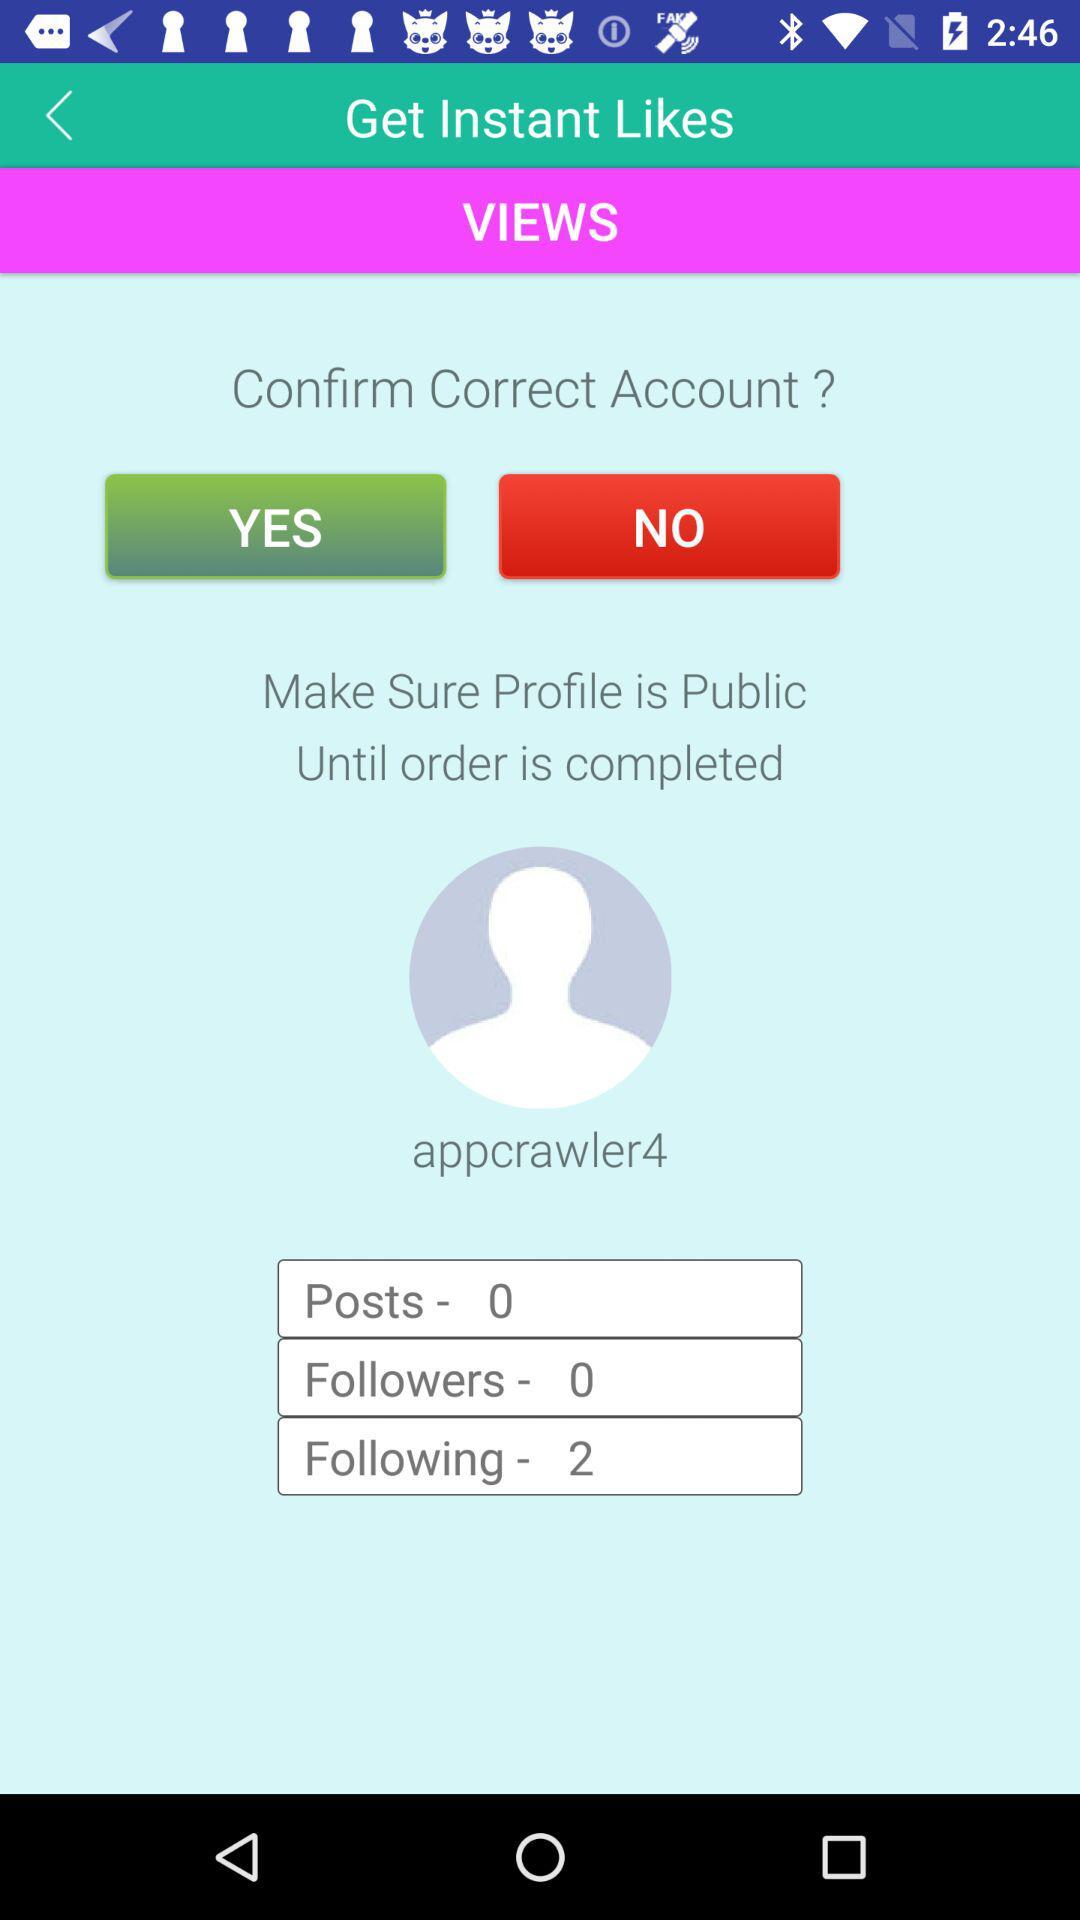  I want to click on the item next to the get instant likes app, so click(58, 114).